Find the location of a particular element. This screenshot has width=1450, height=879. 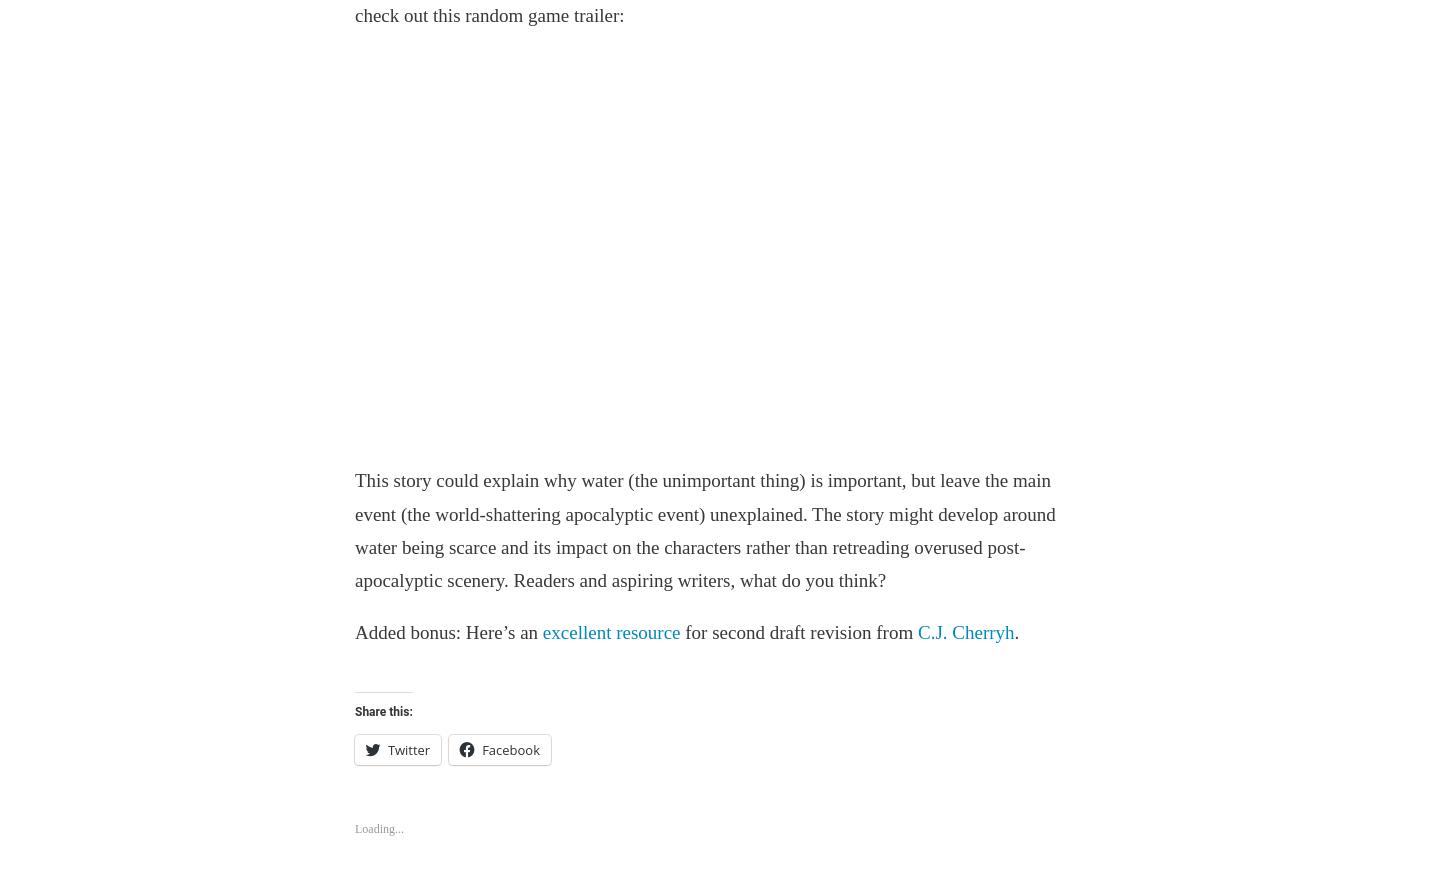

'for second draft revision from' is located at coordinates (679, 632).